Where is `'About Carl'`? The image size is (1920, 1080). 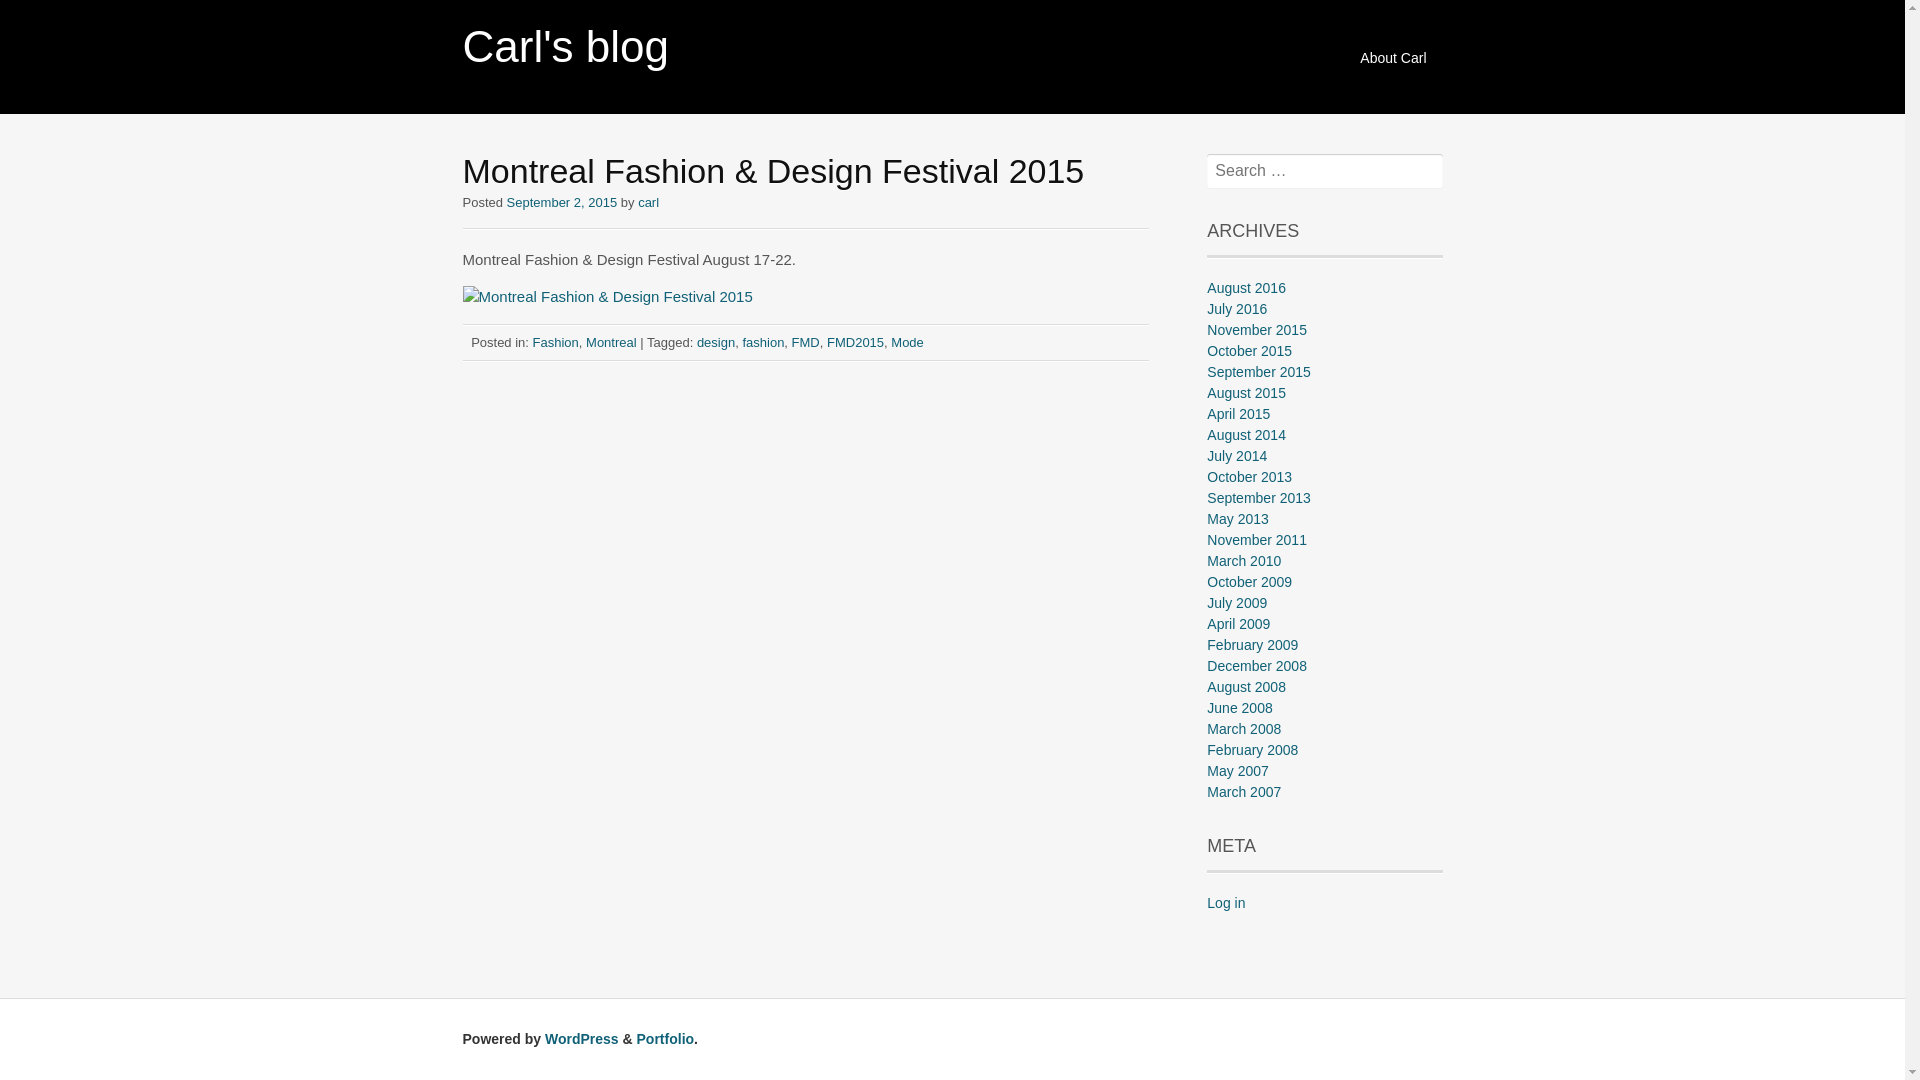
'About Carl' is located at coordinates (1391, 57).